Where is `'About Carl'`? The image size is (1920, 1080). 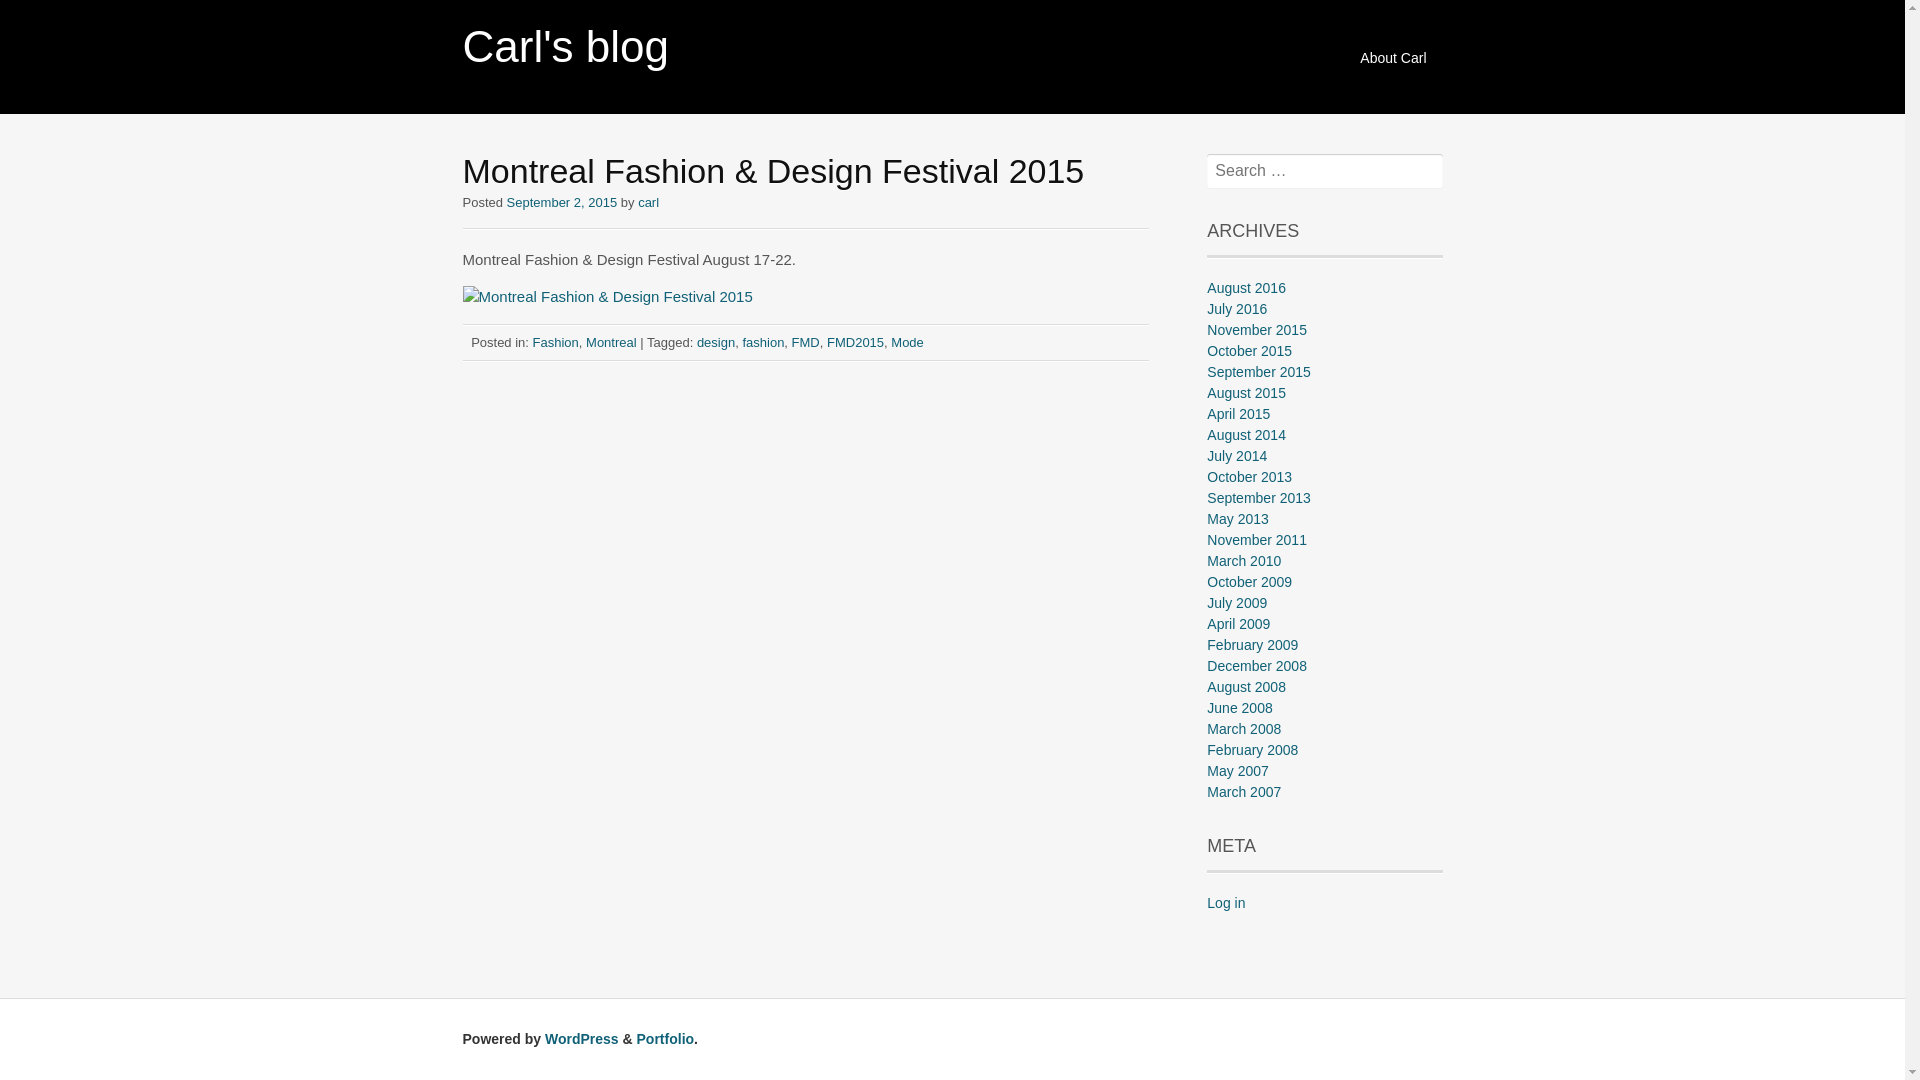
'About Carl' is located at coordinates (1391, 57).